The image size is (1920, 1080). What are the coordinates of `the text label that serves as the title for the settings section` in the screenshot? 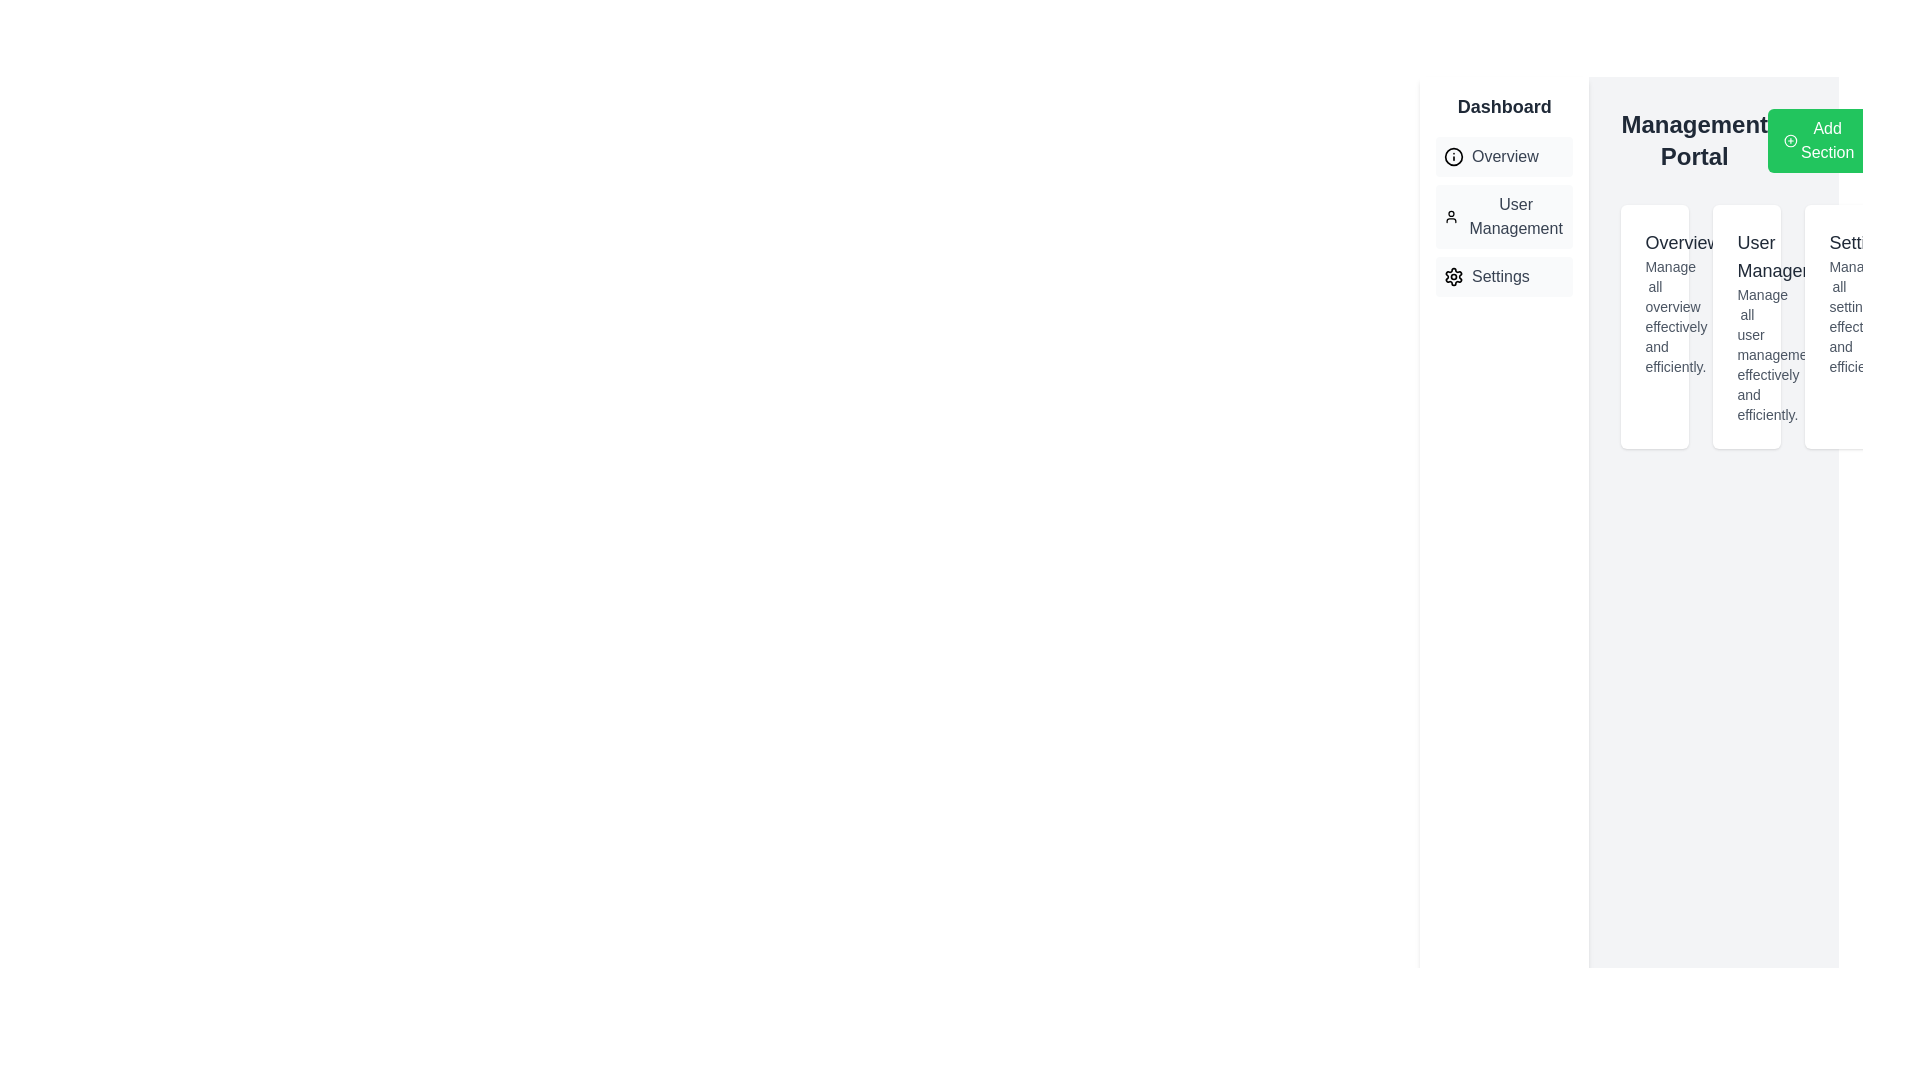 It's located at (1839, 242).